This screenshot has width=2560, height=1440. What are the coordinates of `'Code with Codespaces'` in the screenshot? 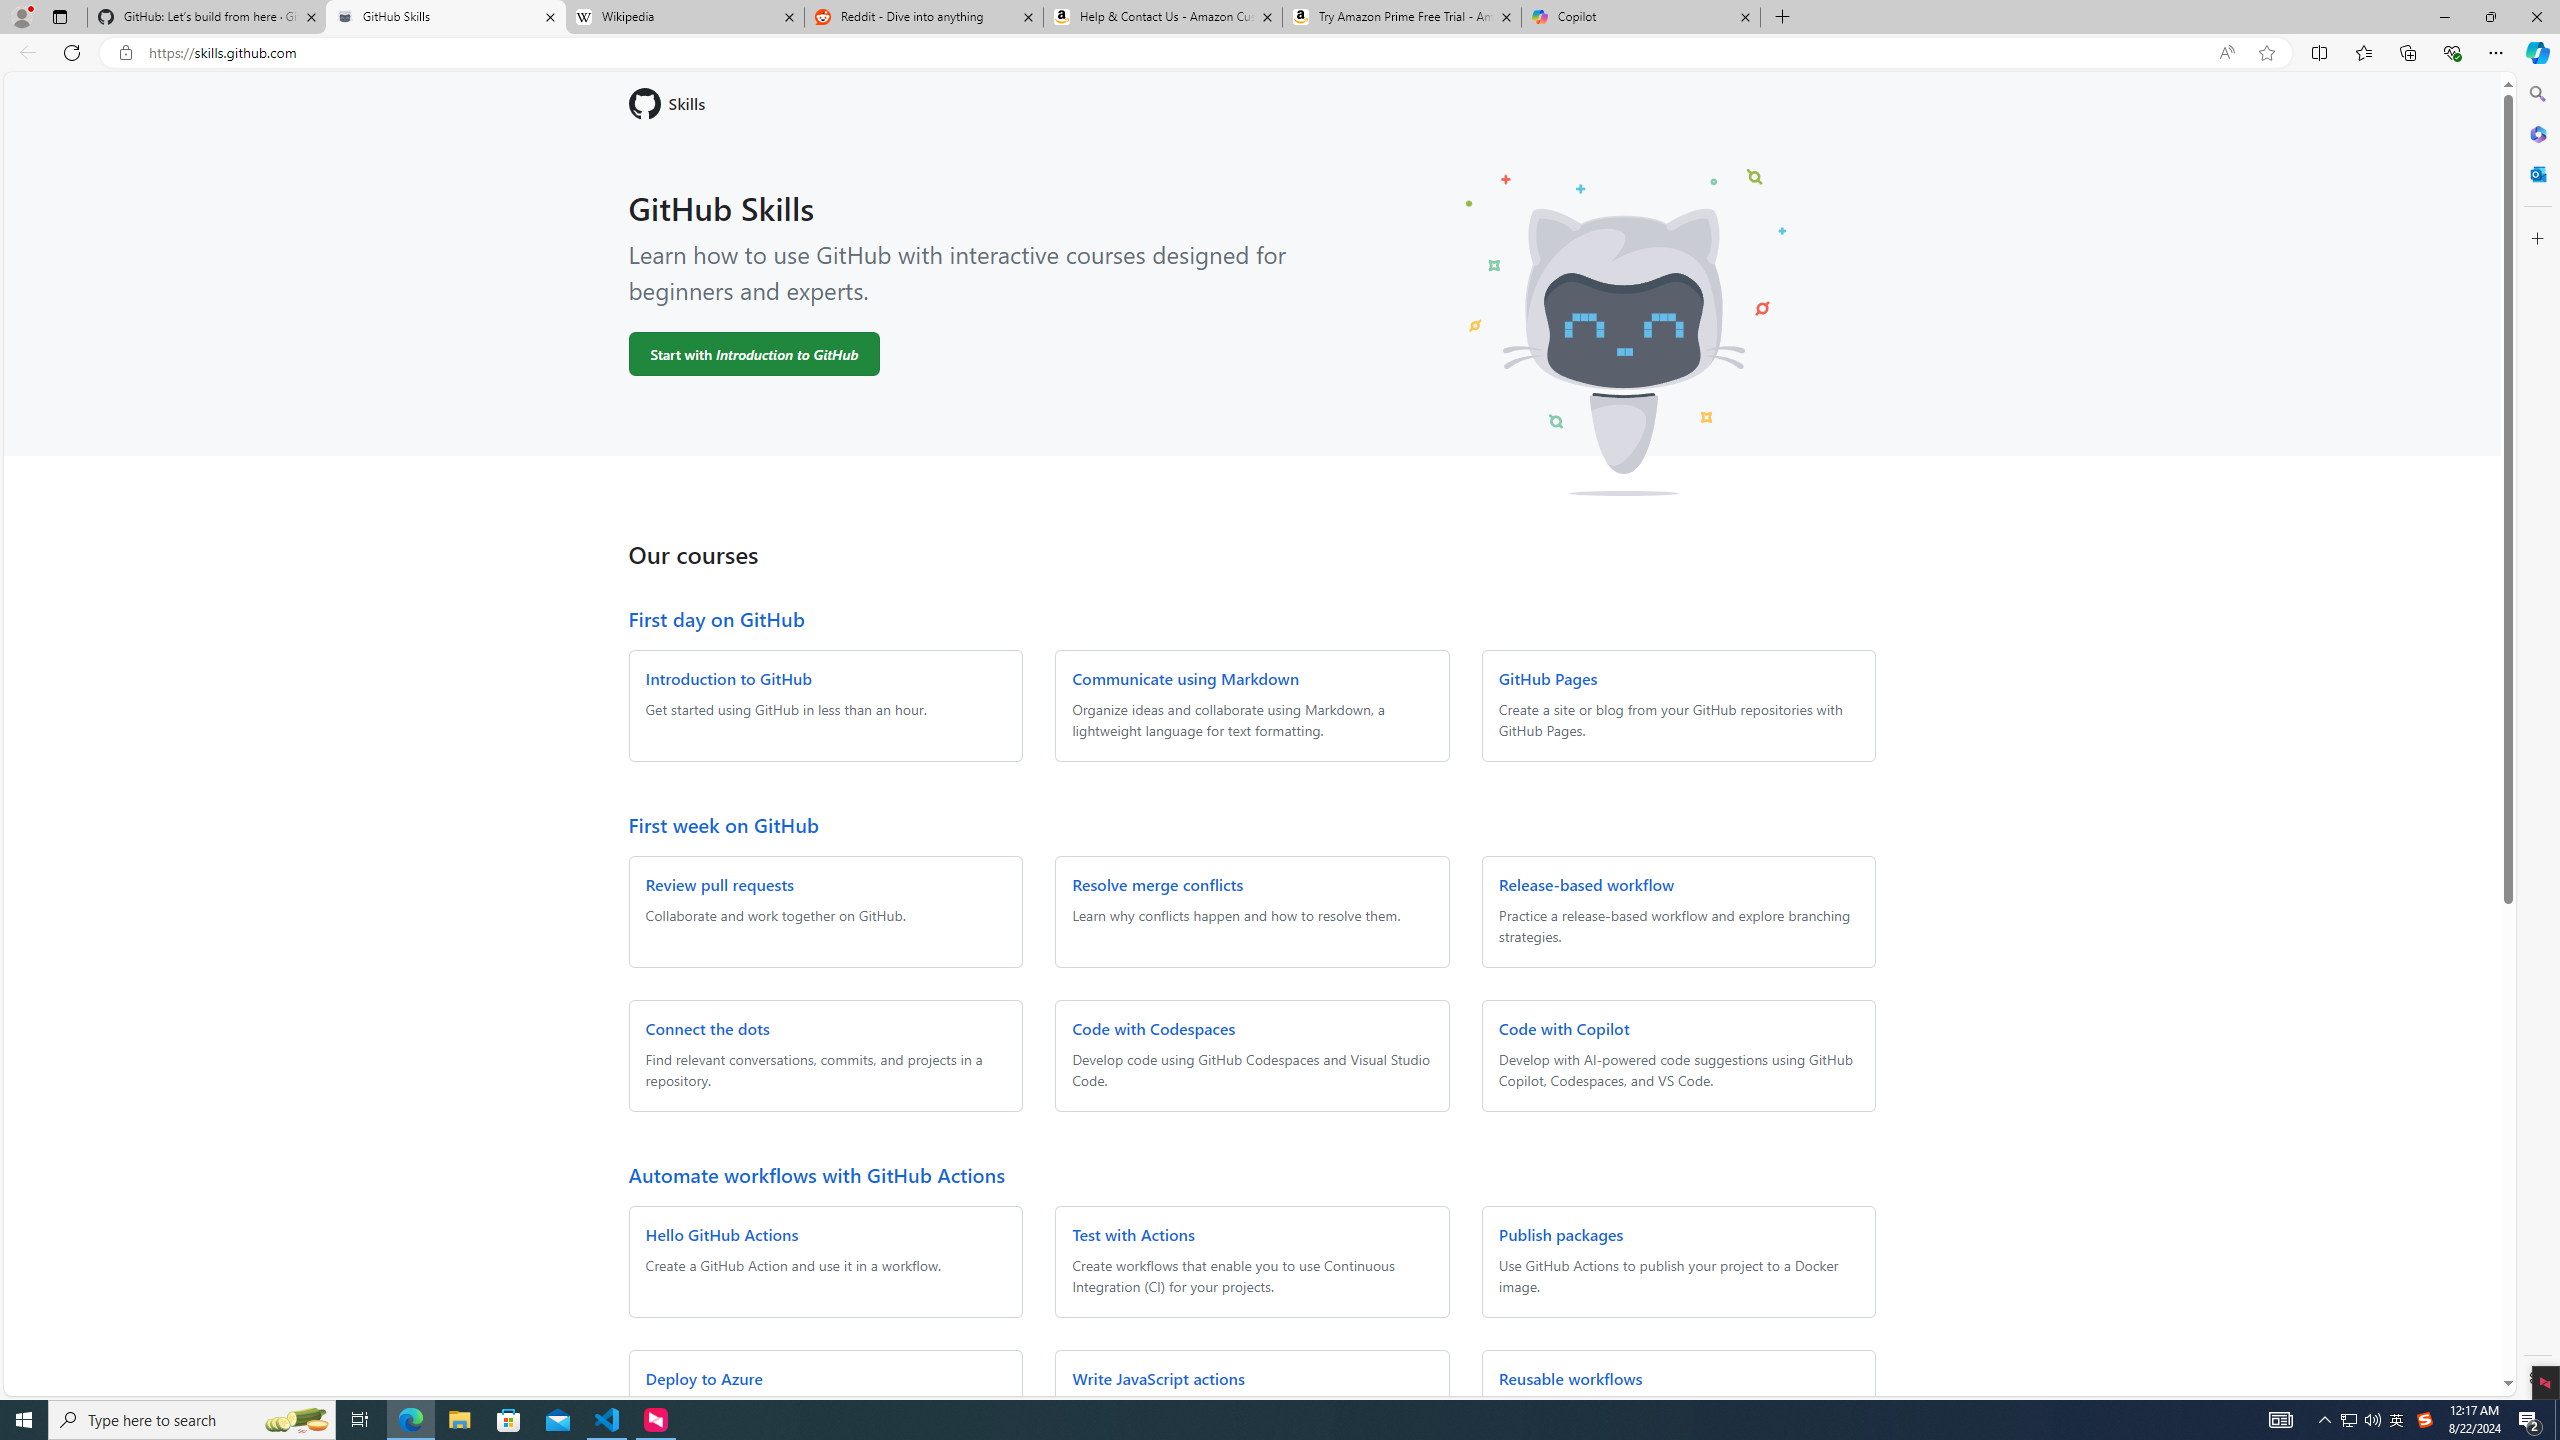 It's located at (1153, 1027).